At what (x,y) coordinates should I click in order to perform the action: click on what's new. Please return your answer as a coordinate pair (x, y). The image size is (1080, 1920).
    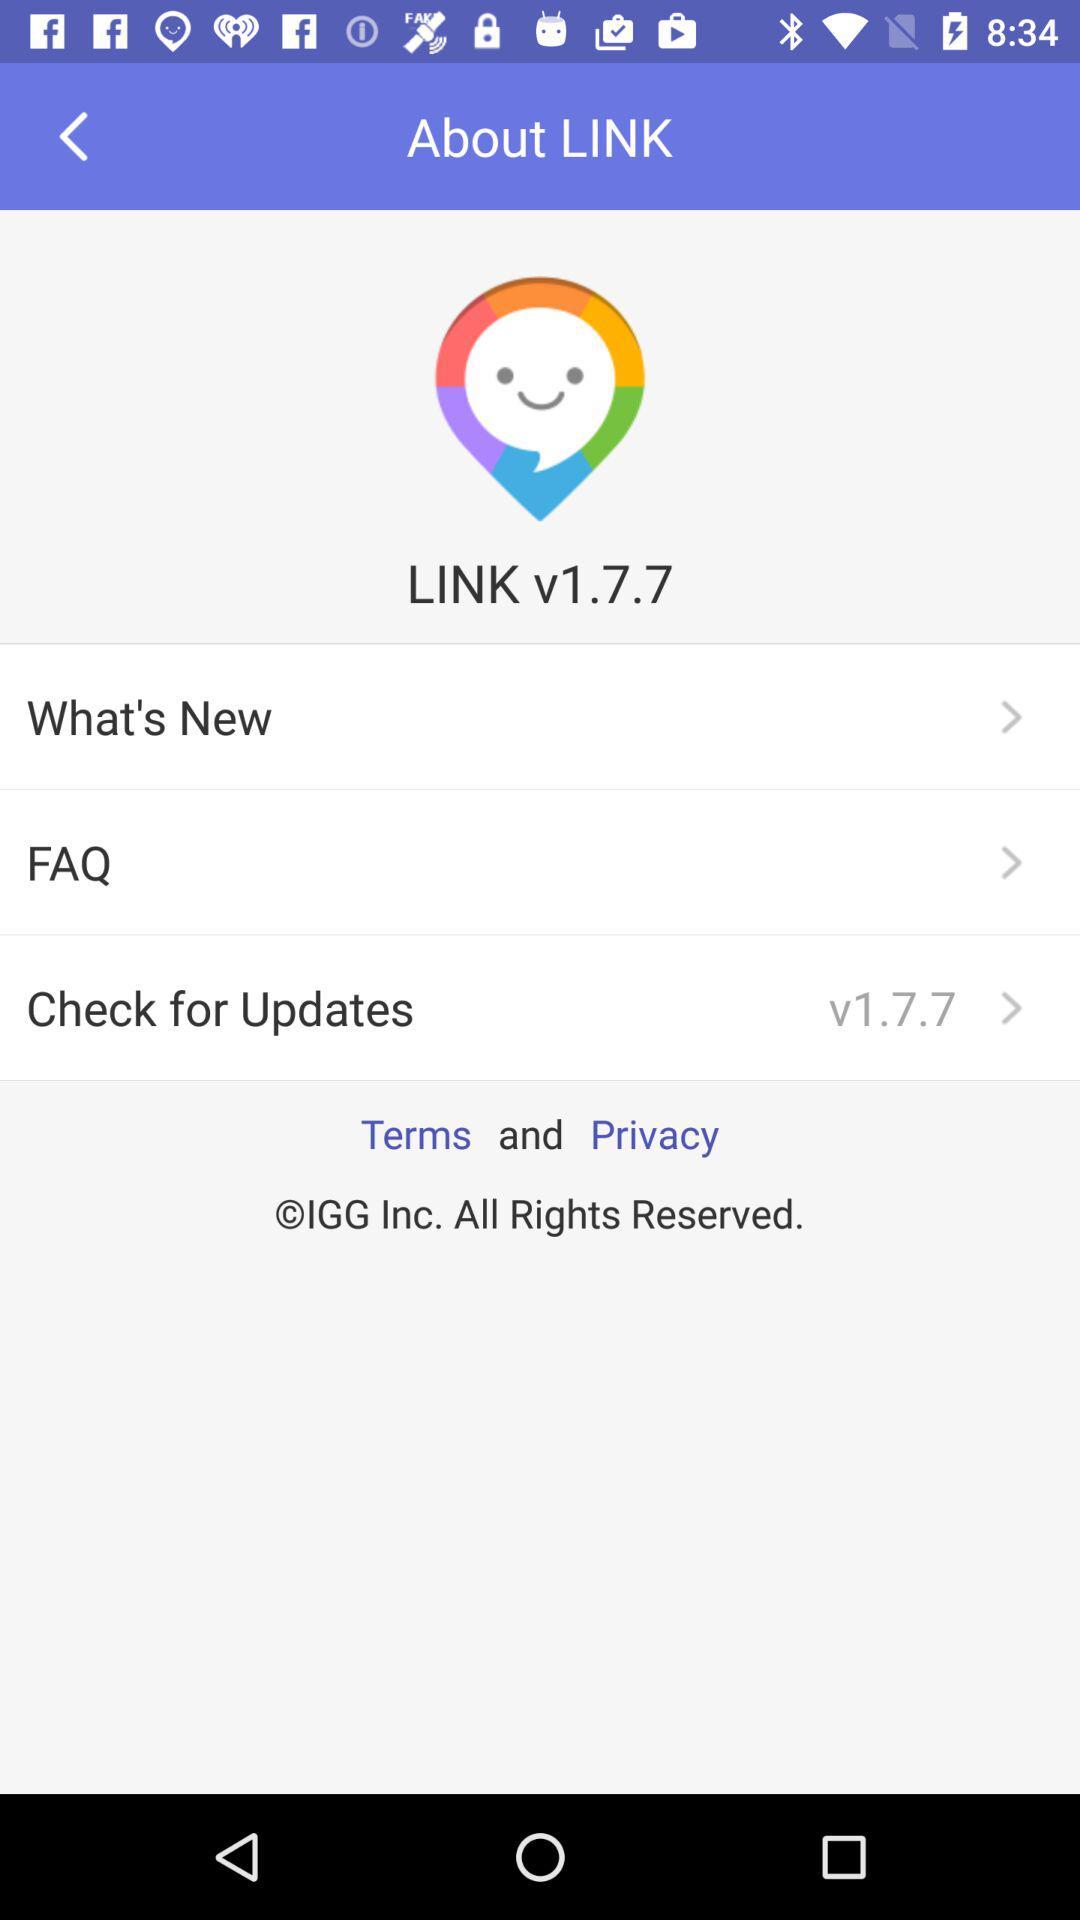
    Looking at the image, I should click on (540, 716).